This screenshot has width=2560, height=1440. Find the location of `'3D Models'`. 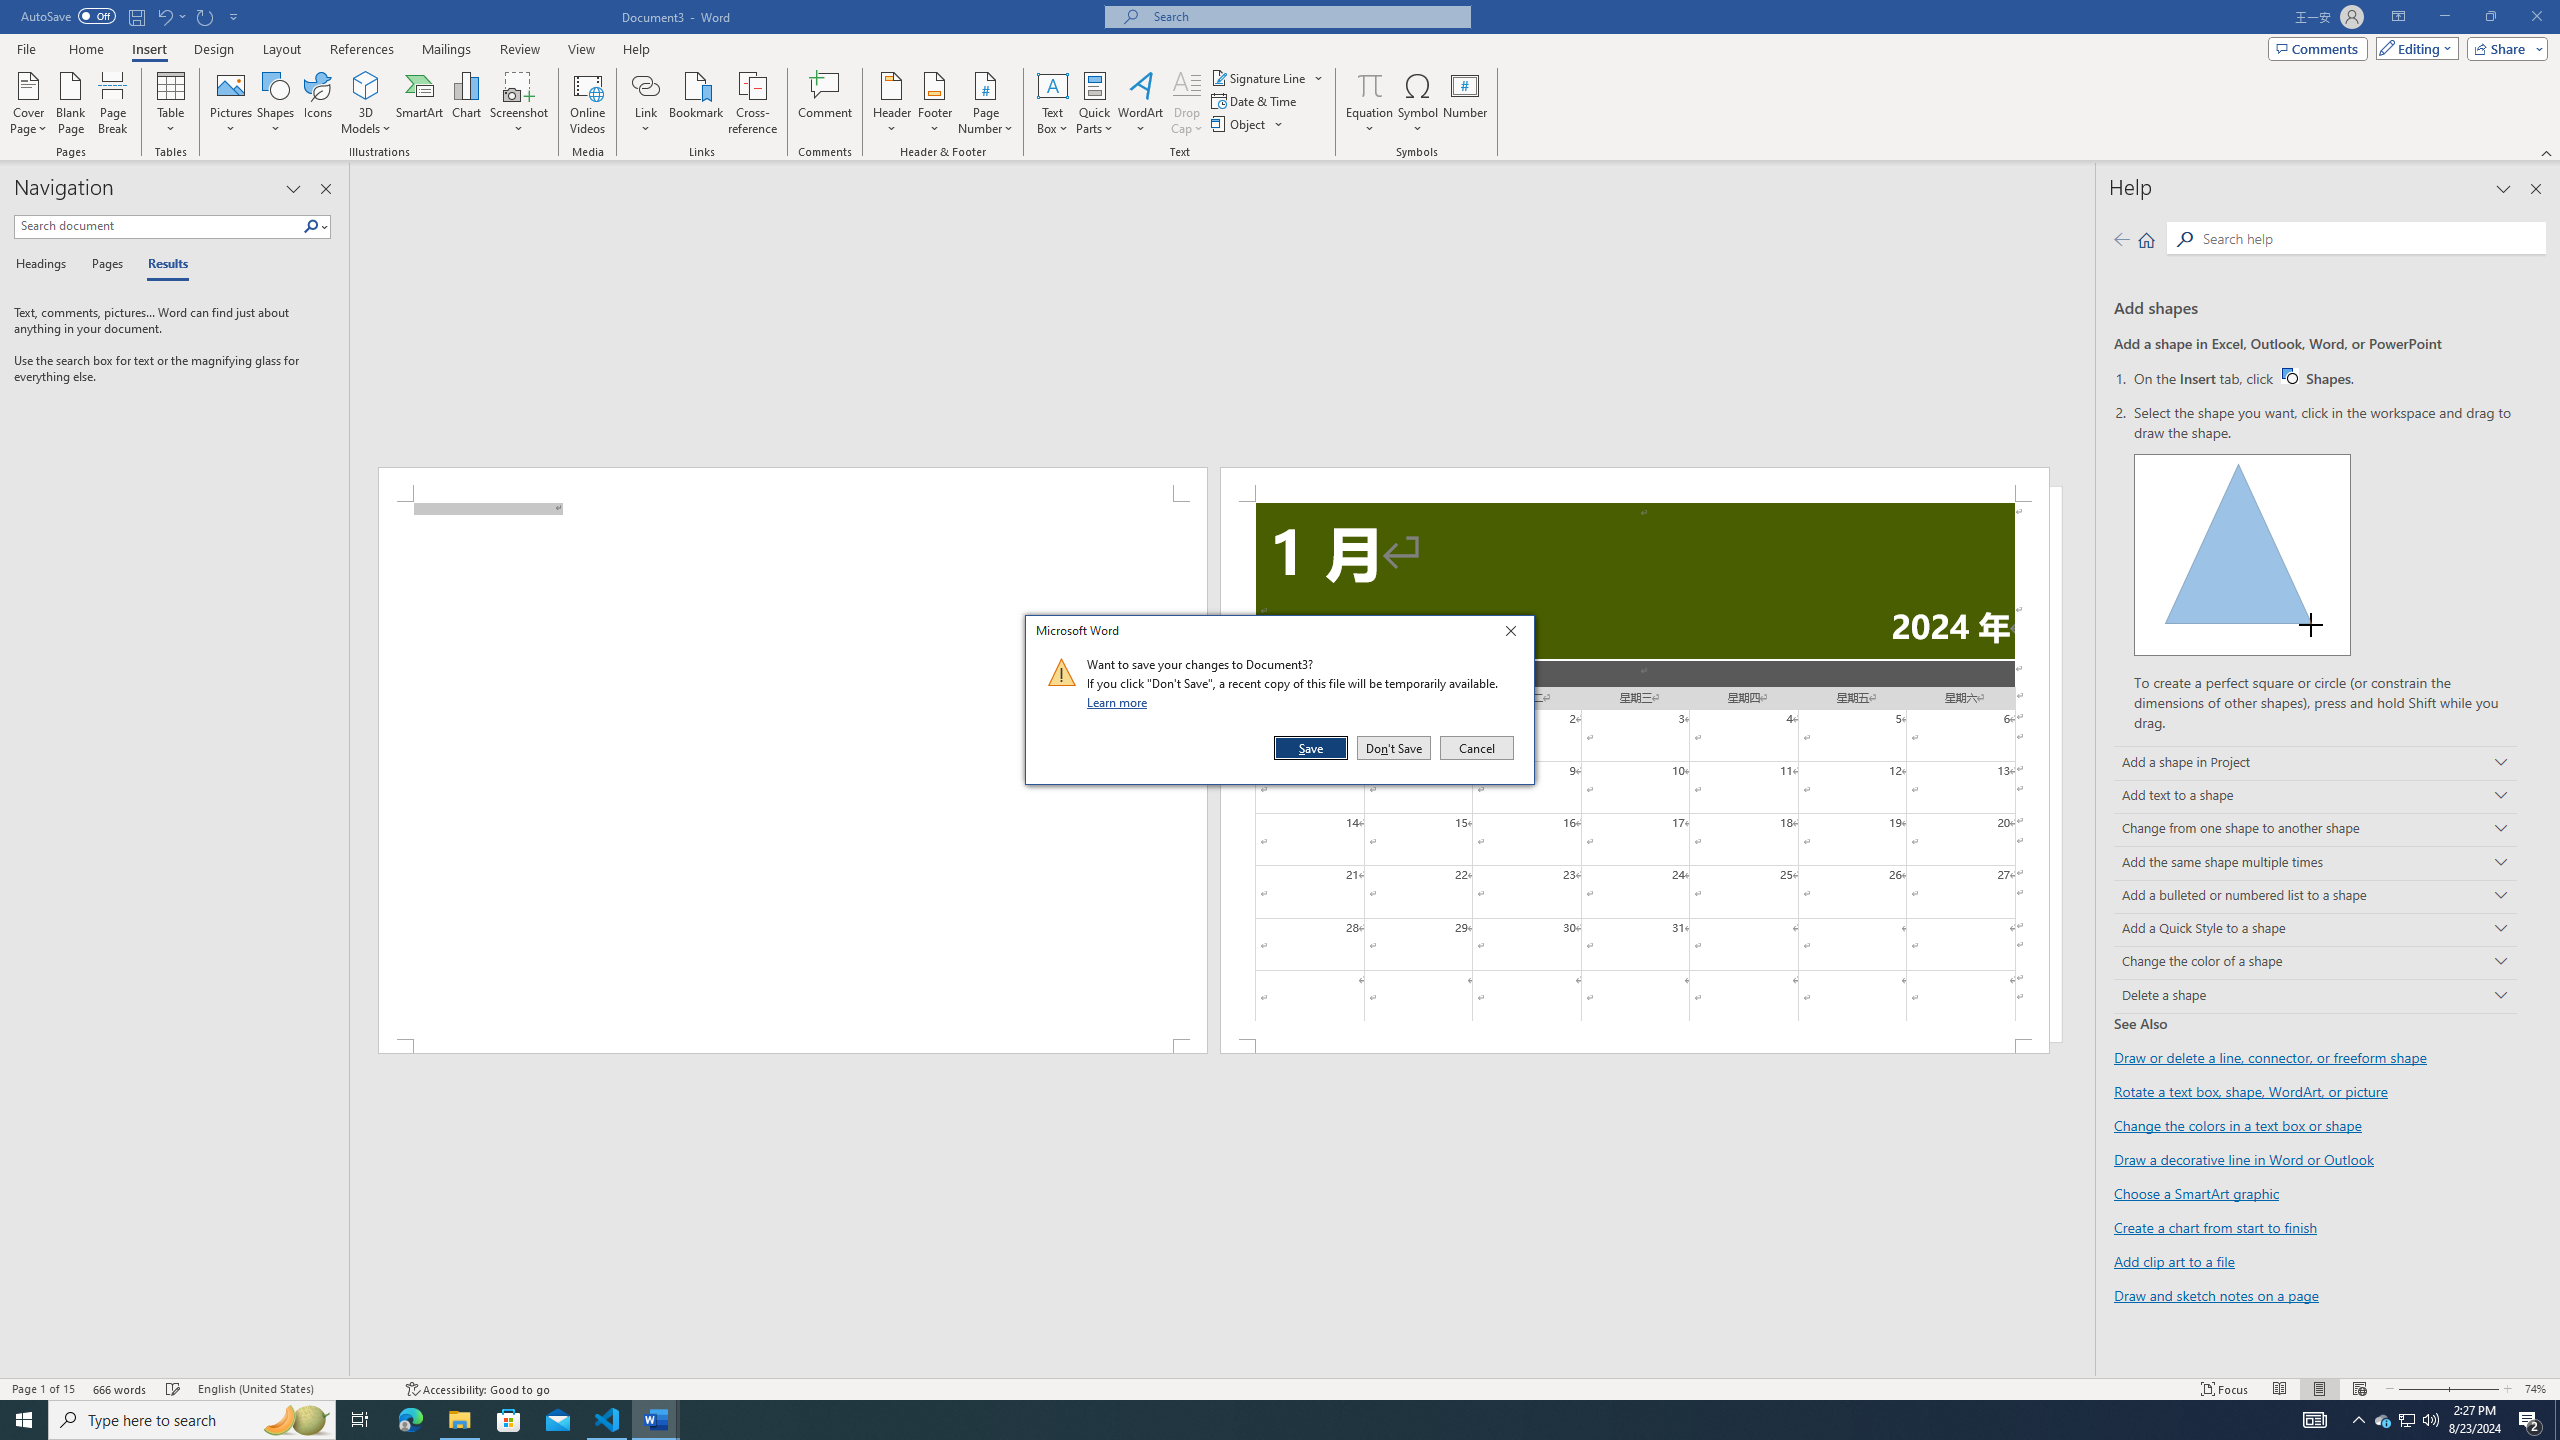

'3D Models' is located at coordinates (366, 103).